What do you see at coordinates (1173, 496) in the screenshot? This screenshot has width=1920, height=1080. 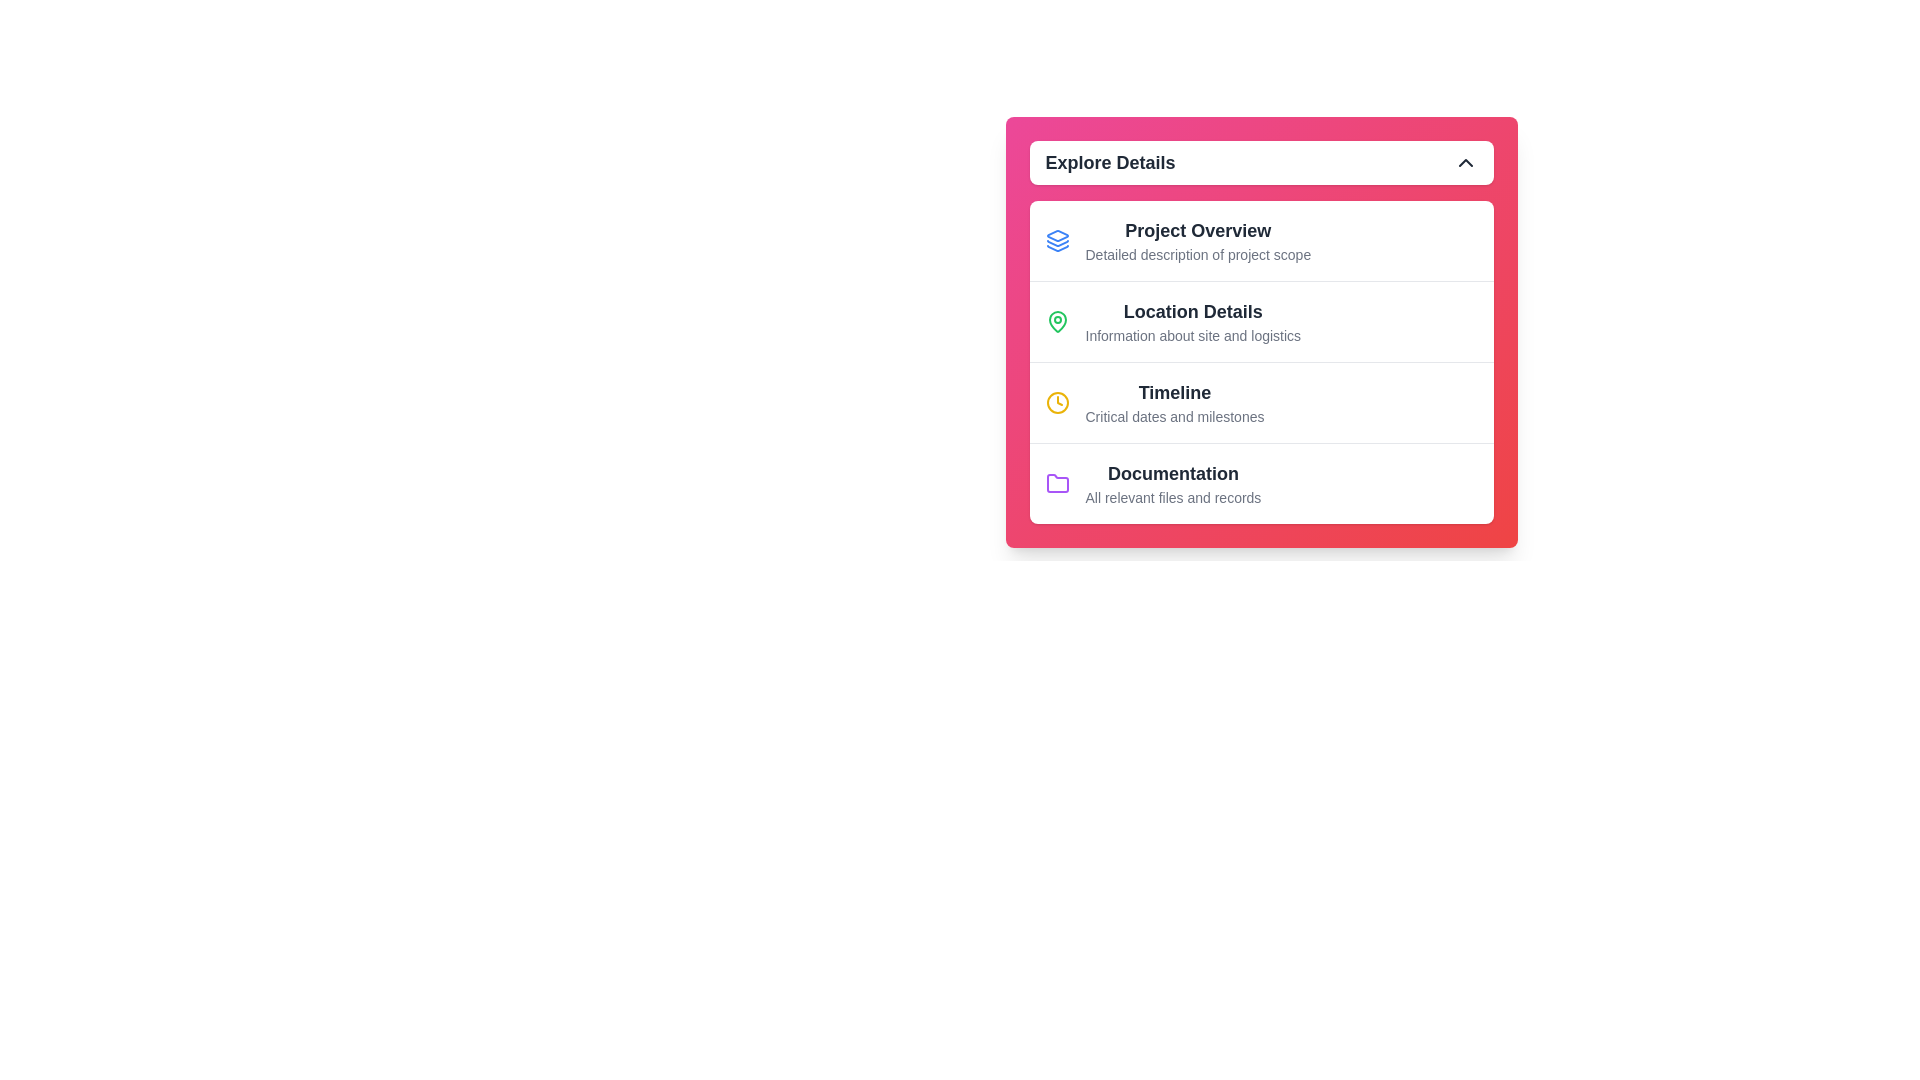 I see `text label providing a brief description of the 'Documentation' section, which indicates that it contains all relevant files and records` at bounding box center [1173, 496].